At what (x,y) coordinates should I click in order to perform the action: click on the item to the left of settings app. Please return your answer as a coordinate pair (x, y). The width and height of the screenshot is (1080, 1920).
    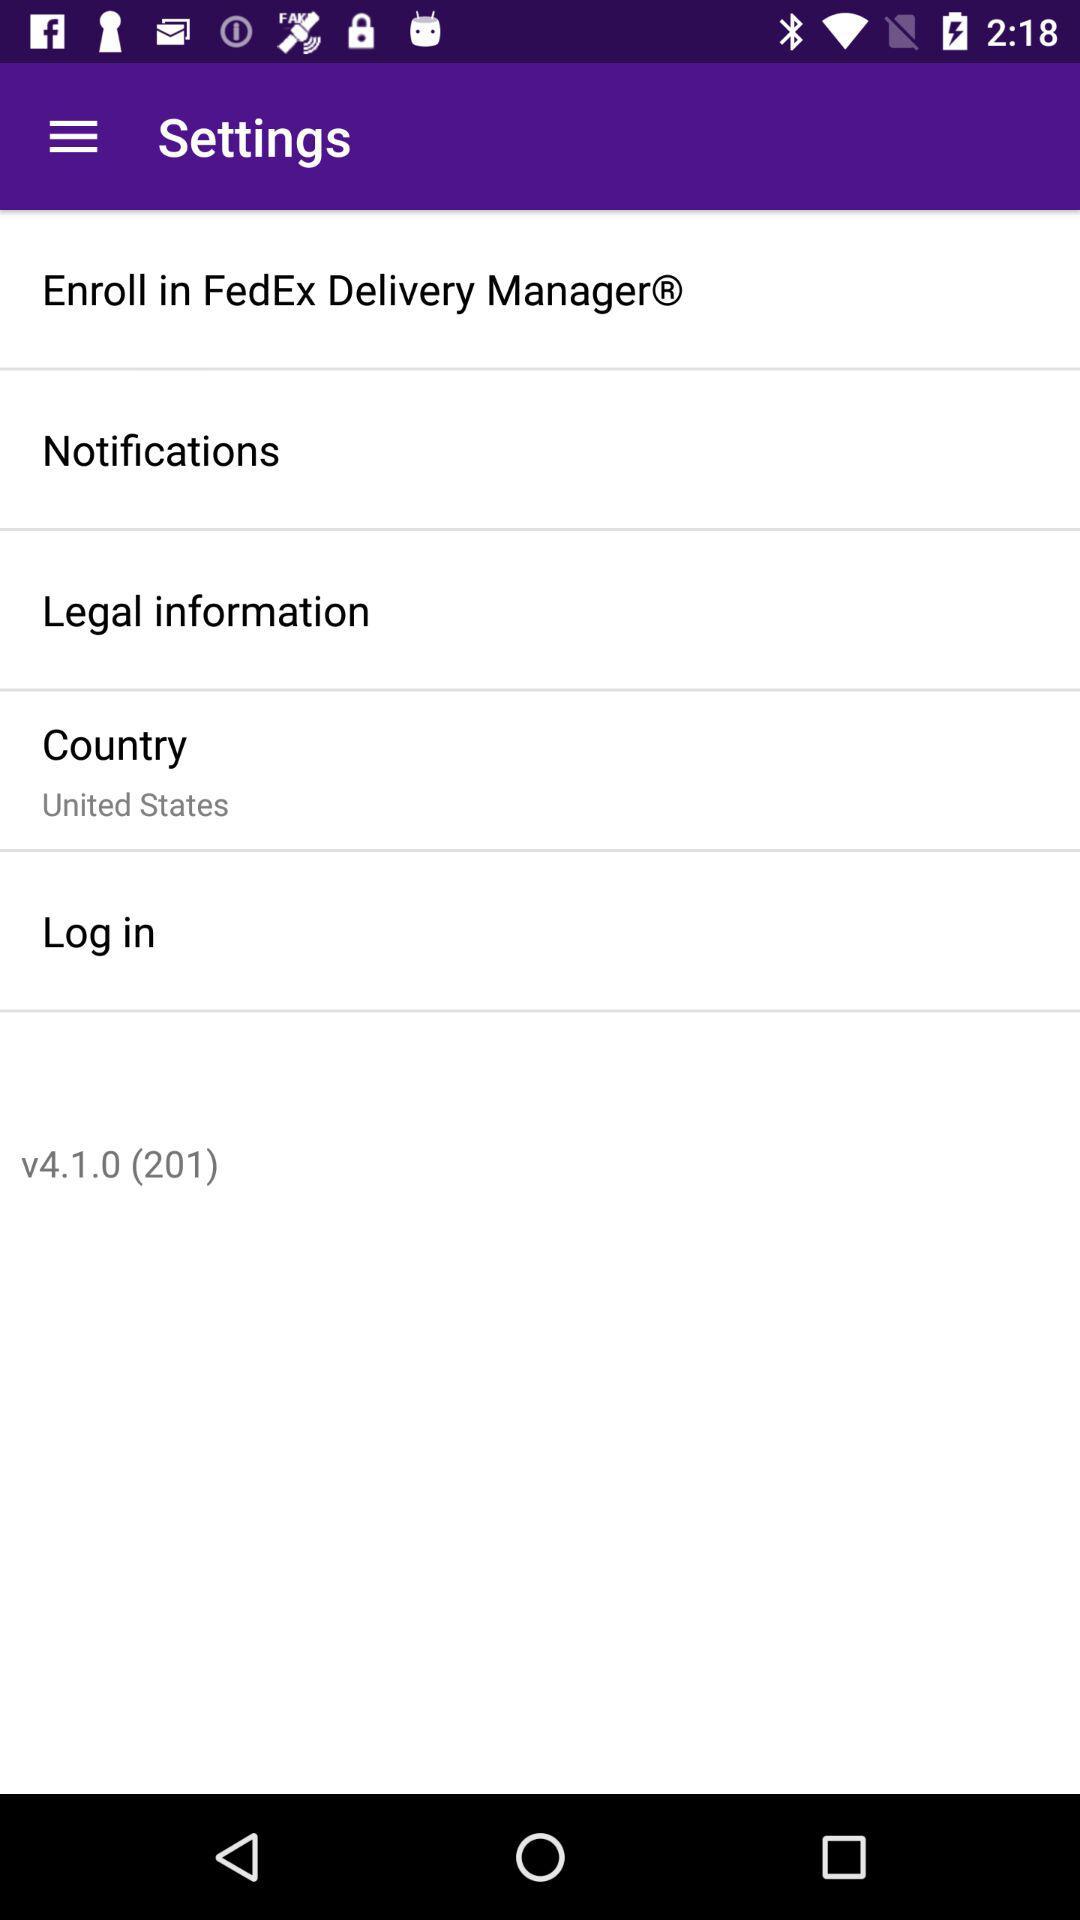
    Looking at the image, I should click on (72, 135).